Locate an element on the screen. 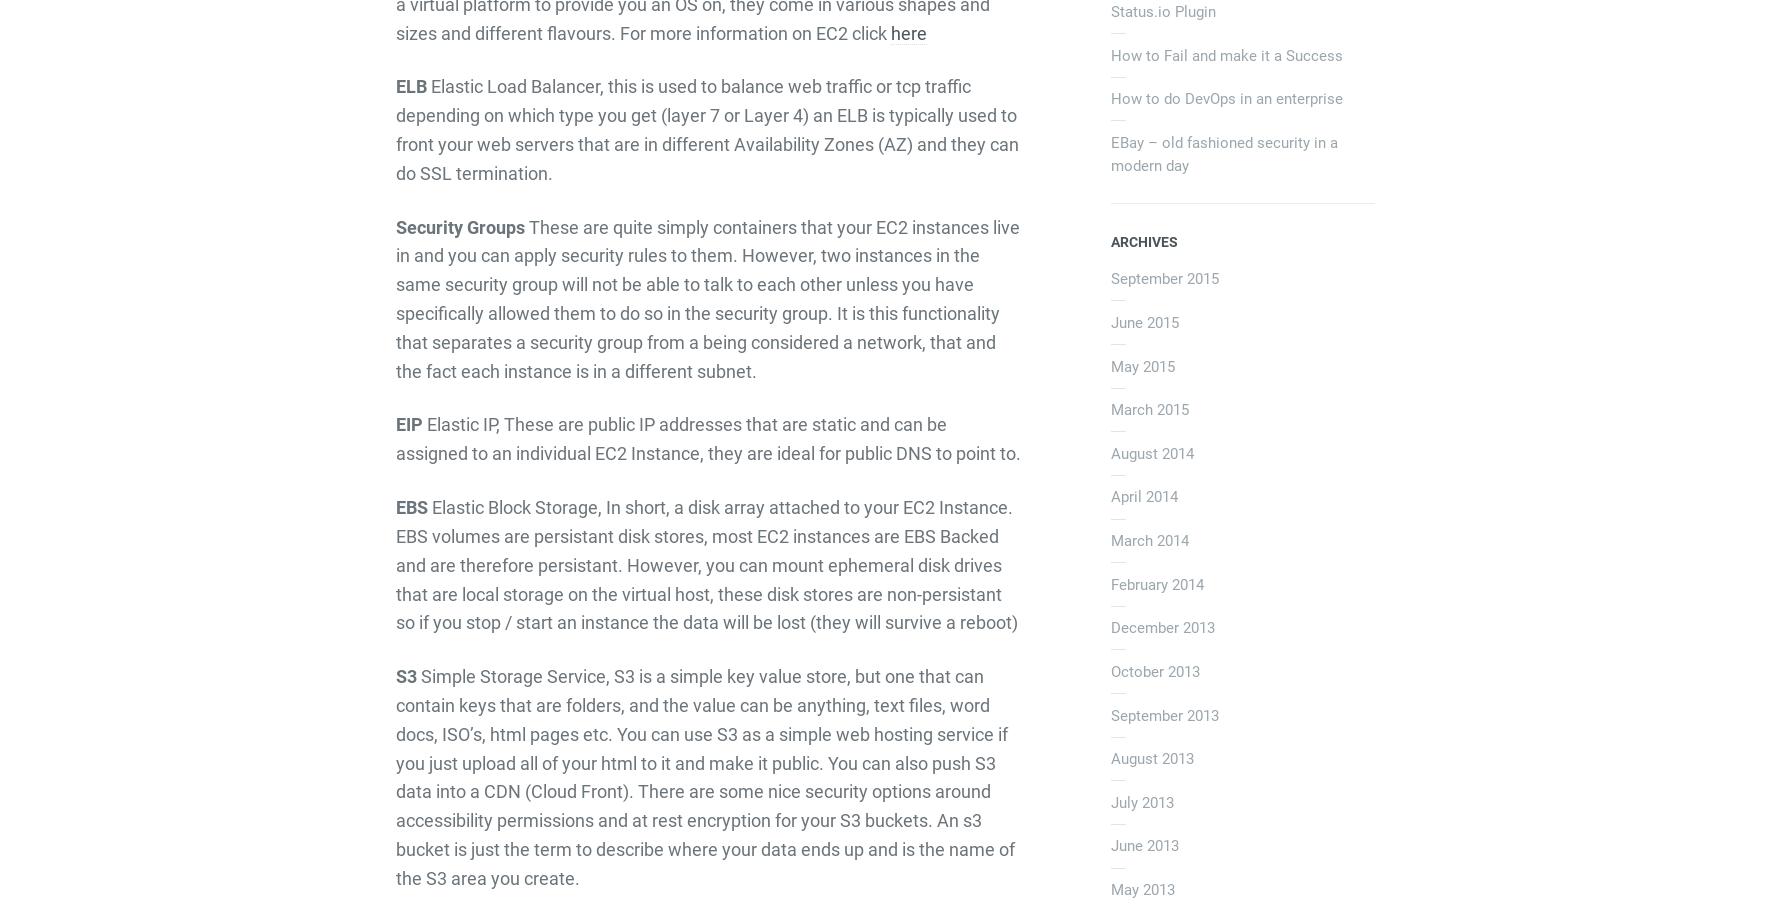 The image size is (1771, 911). 'EIP' is located at coordinates (408, 424).